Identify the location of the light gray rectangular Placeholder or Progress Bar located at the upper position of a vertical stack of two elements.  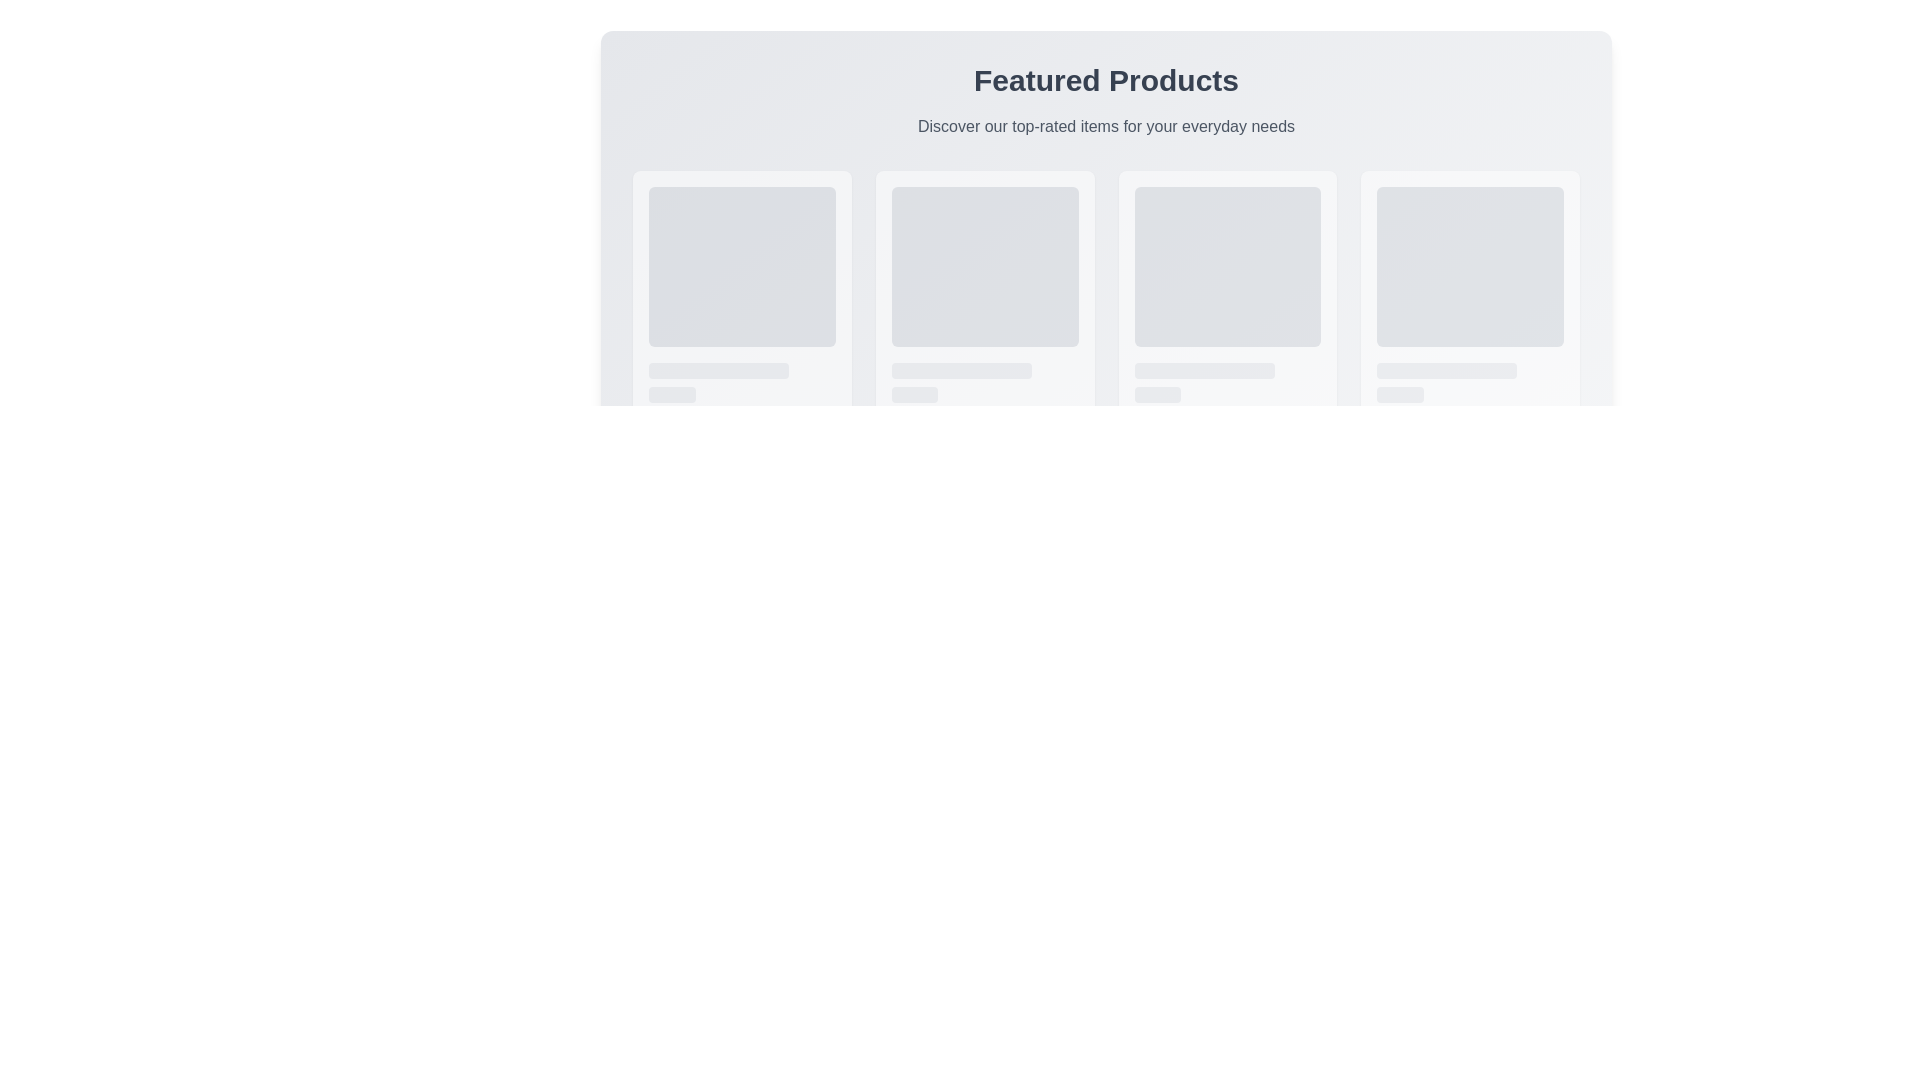
(961, 370).